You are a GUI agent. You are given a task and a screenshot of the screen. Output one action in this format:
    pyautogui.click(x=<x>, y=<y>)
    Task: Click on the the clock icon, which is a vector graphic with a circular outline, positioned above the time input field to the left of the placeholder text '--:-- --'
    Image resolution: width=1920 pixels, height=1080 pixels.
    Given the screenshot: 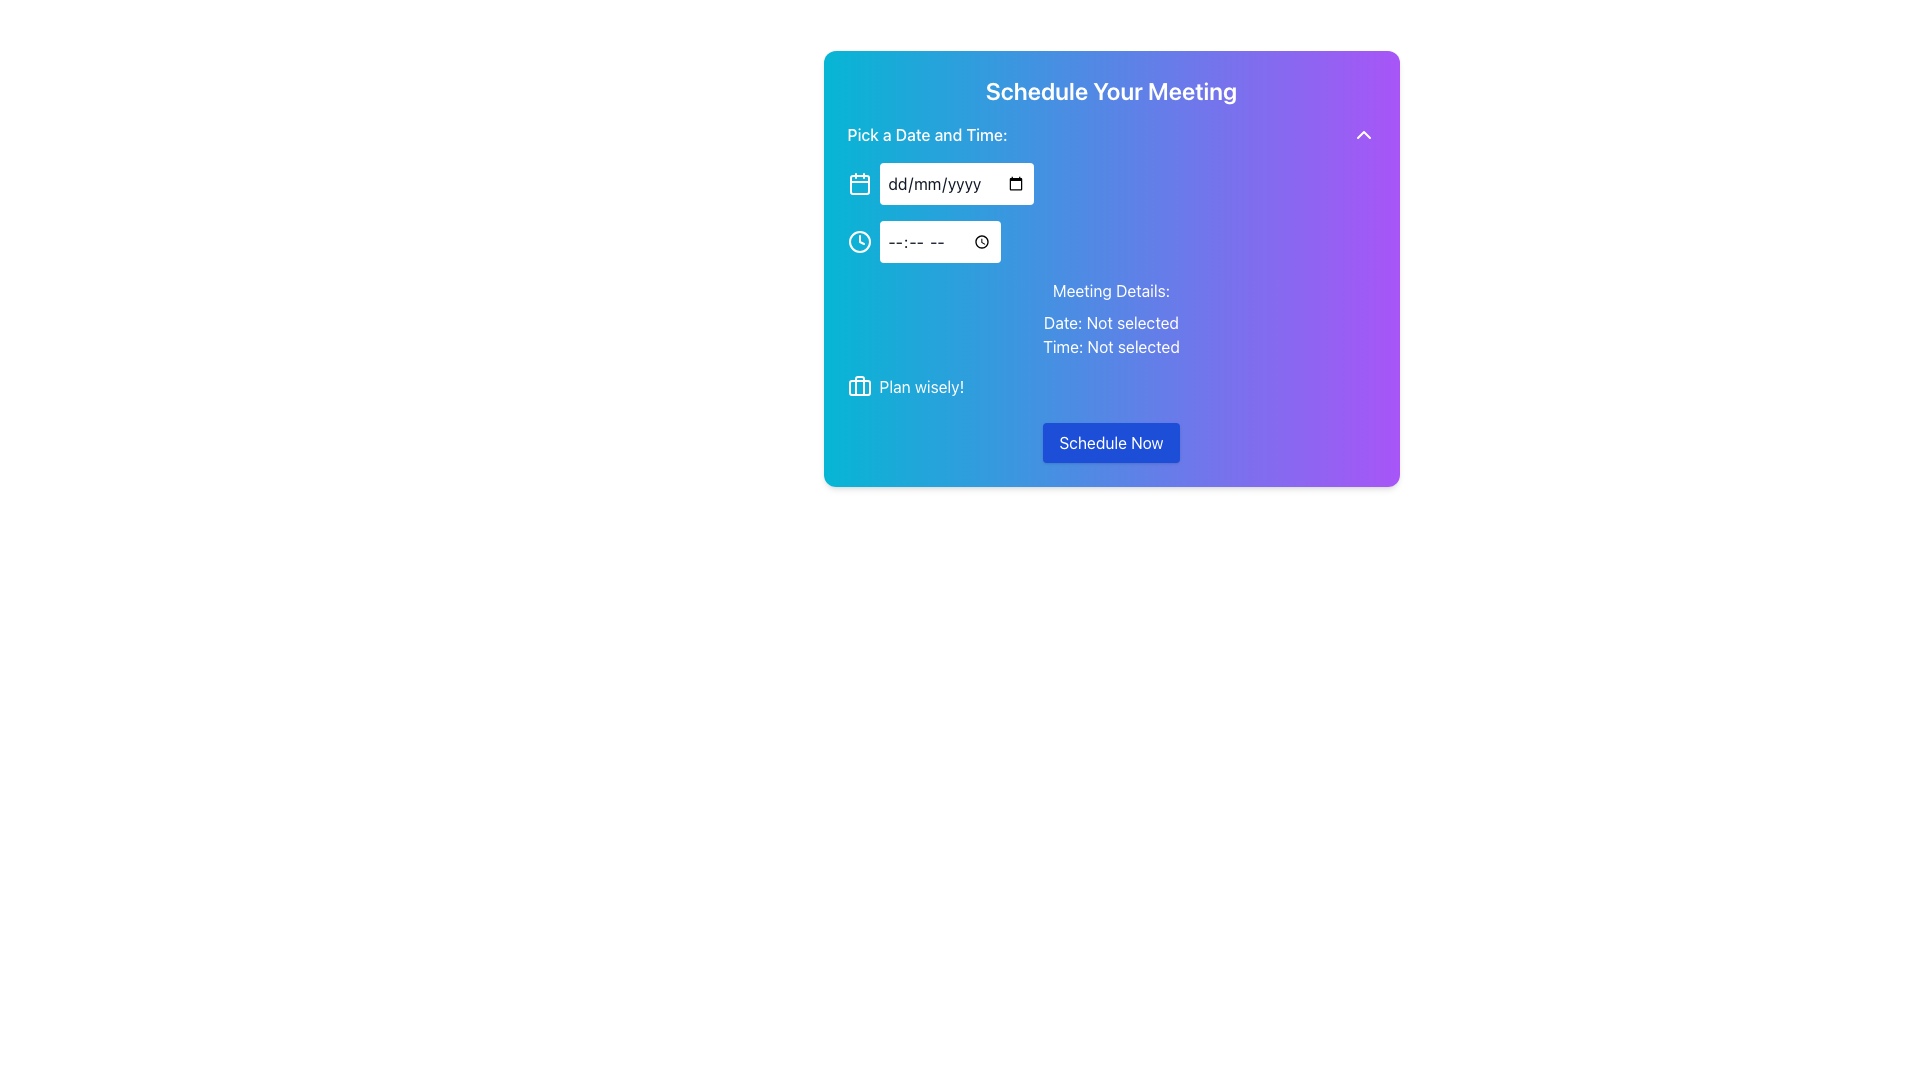 What is the action you would take?
    pyautogui.click(x=859, y=241)
    